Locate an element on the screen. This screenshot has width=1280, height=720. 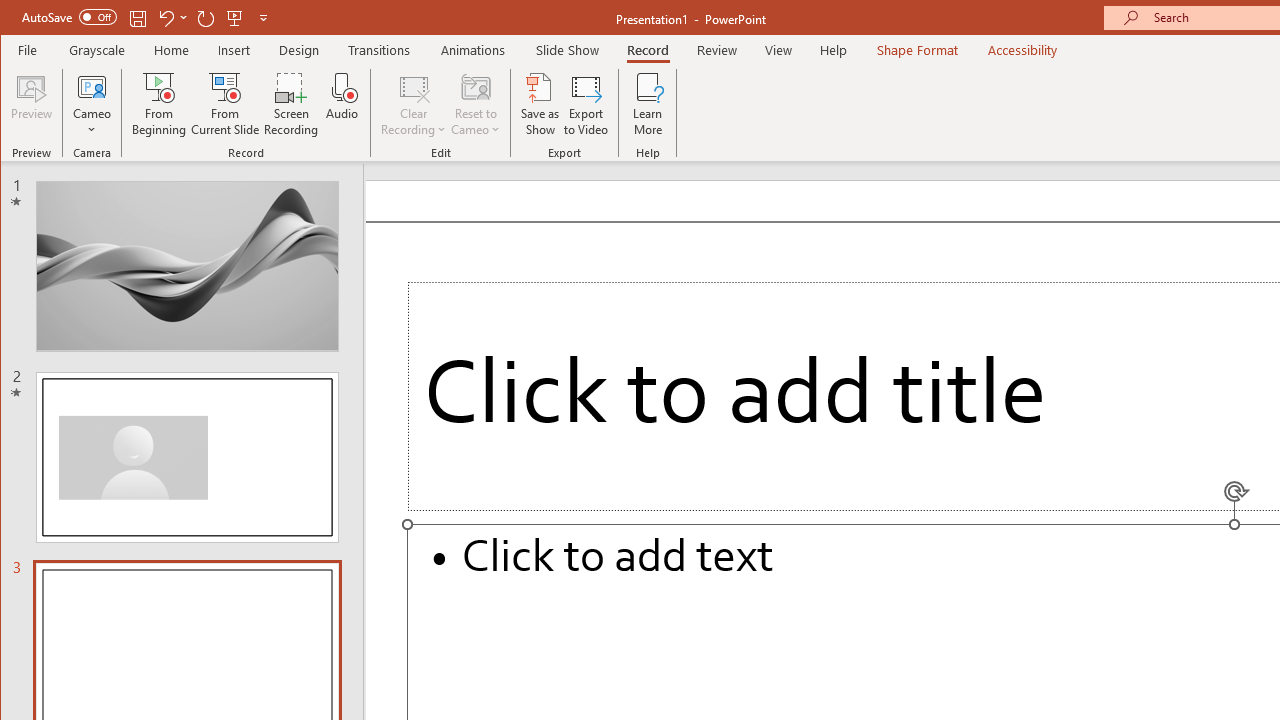
'Screen Recording' is located at coordinates (290, 104).